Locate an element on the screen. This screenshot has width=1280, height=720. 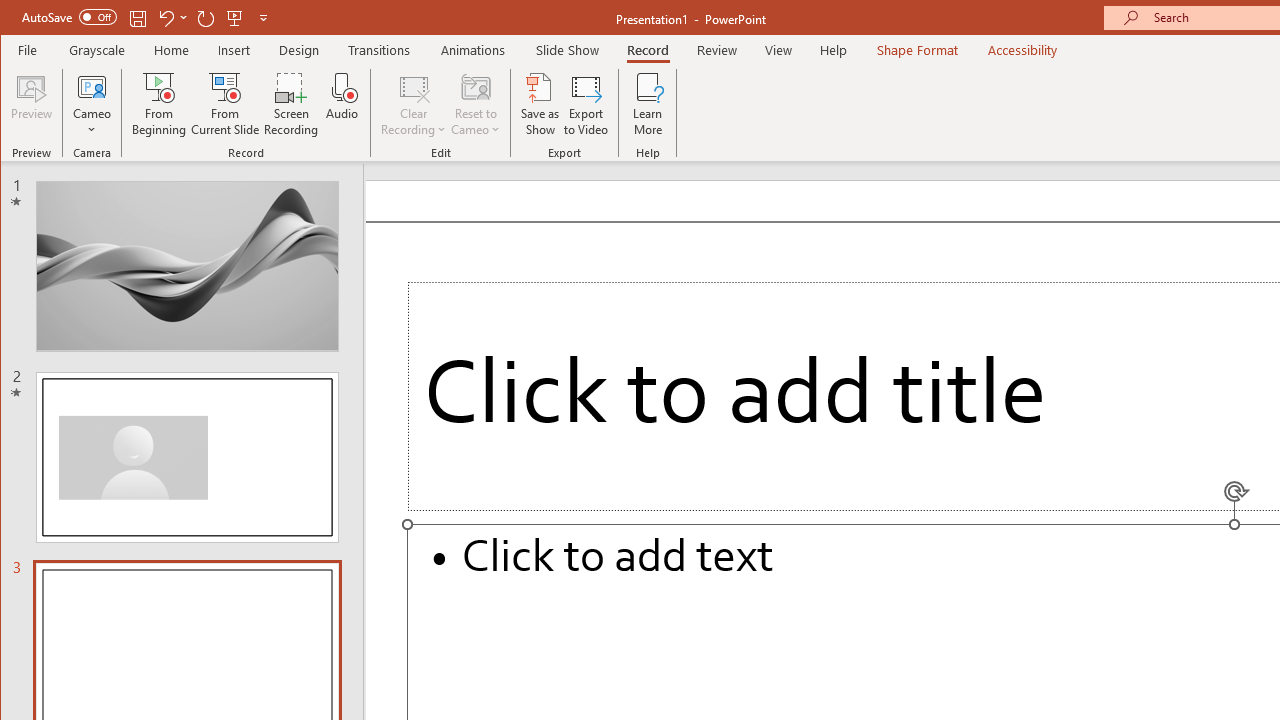
'Screen Recording' is located at coordinates (290, 104).